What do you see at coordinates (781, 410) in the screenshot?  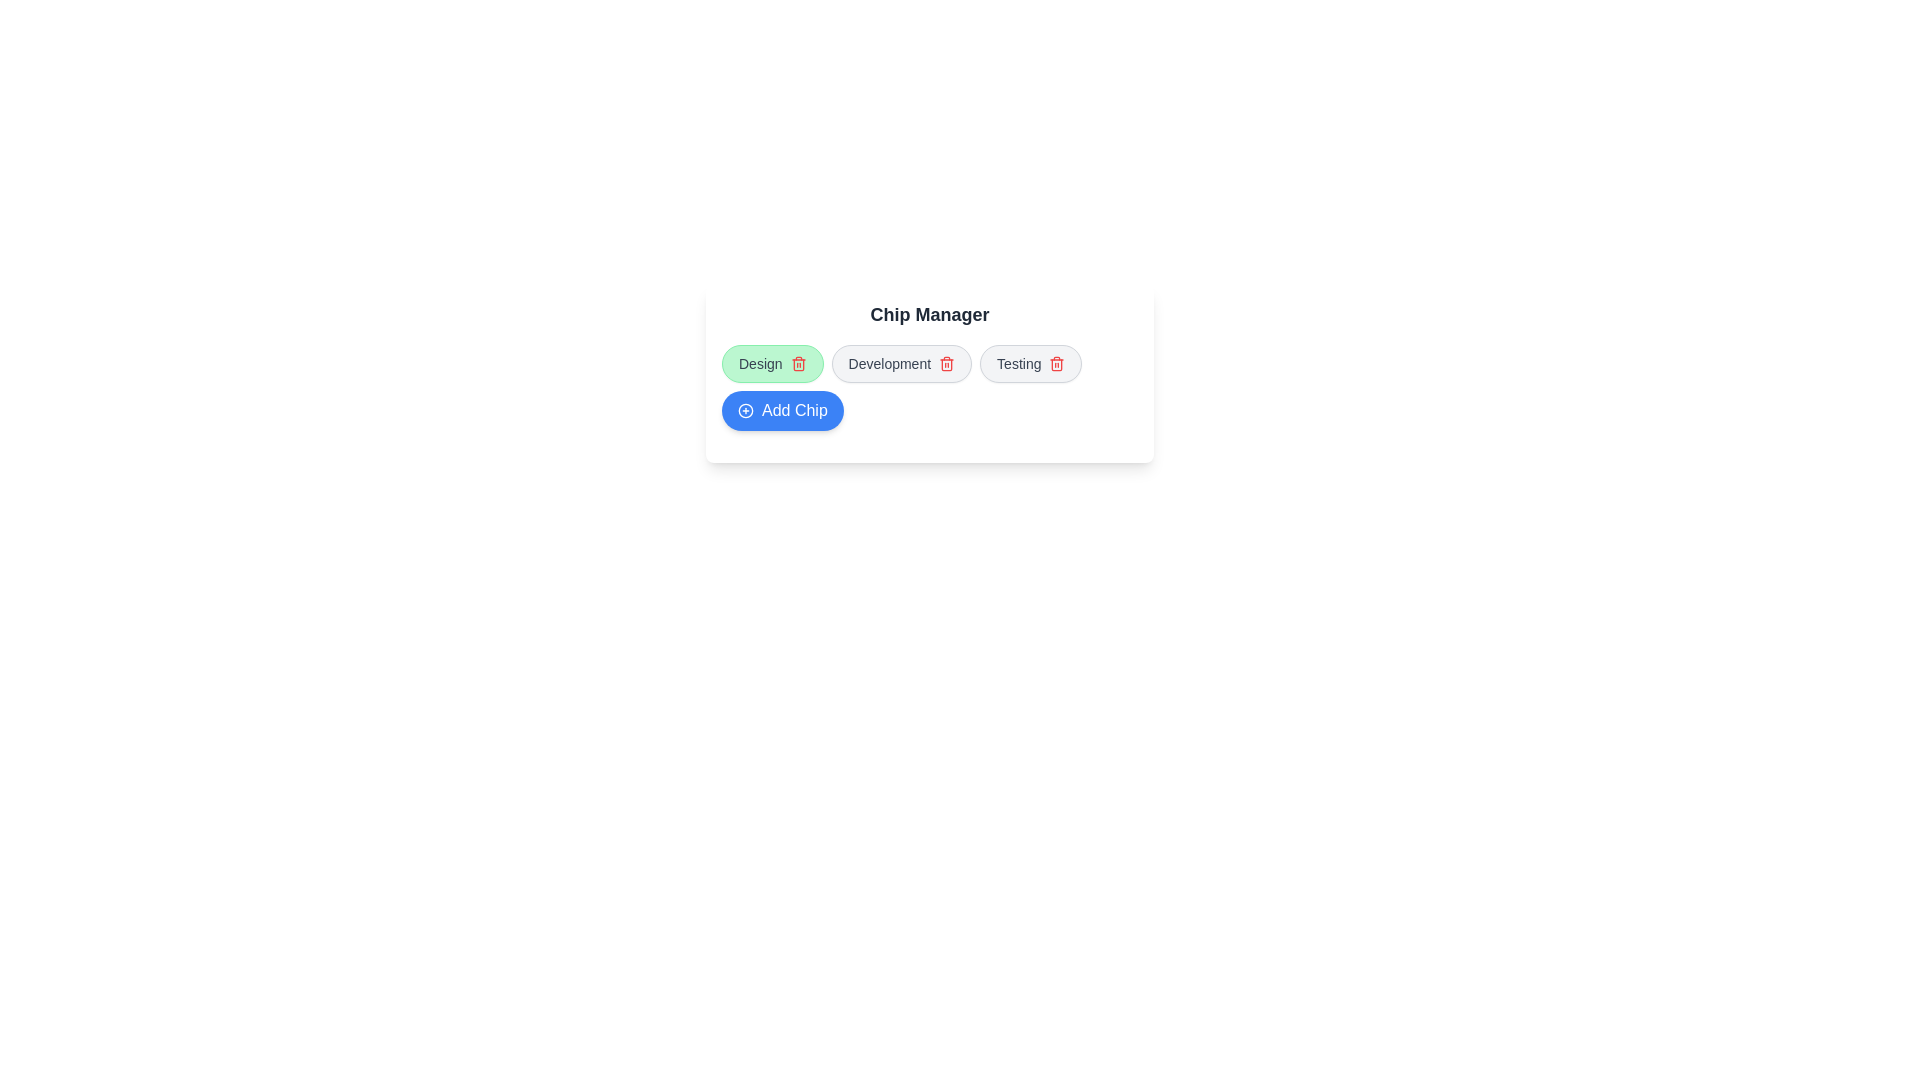 I see `the 'Add Chip' button to add a new chip` at bounding box center [781, 410].